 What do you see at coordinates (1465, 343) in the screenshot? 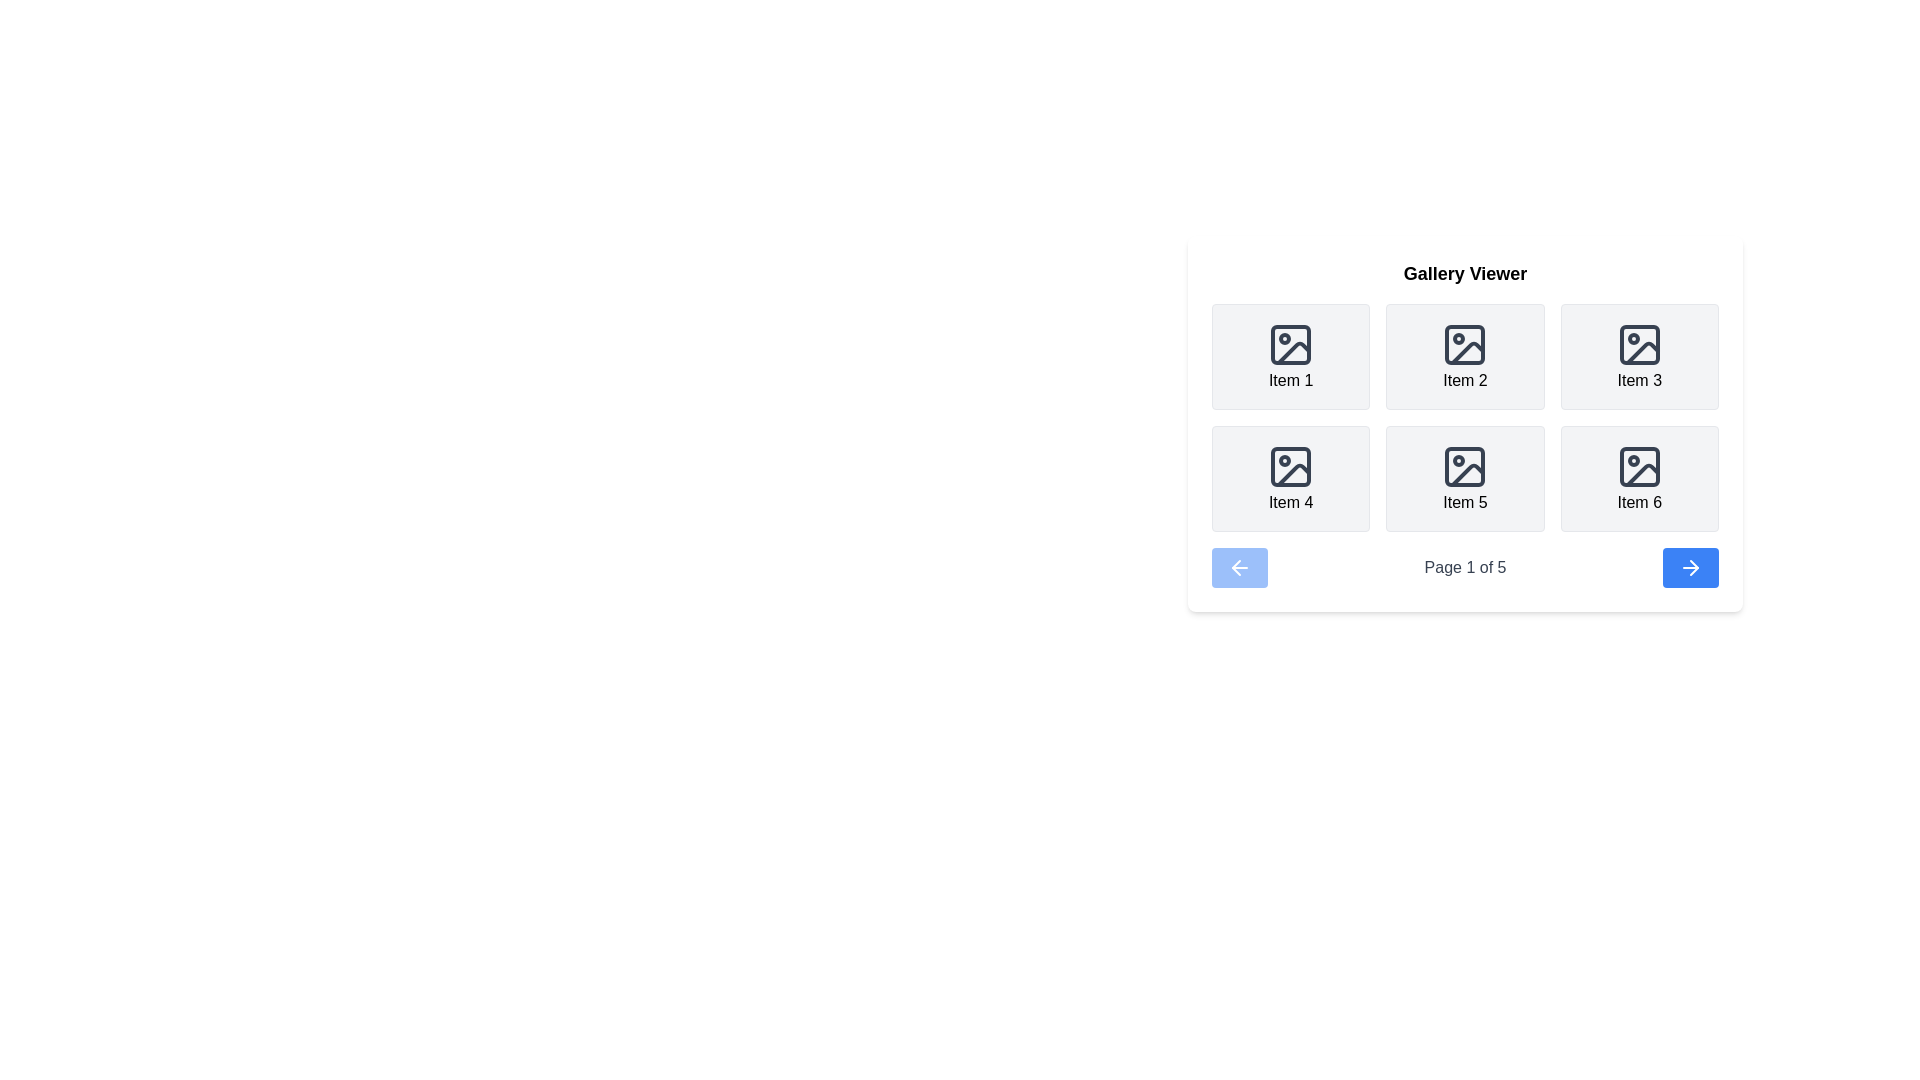
I see `the small square component with rounded corners inside a larger image icon, located in the second column of the first row in the grid layout of the gallery viewer` at bounding box center [1465, 343].